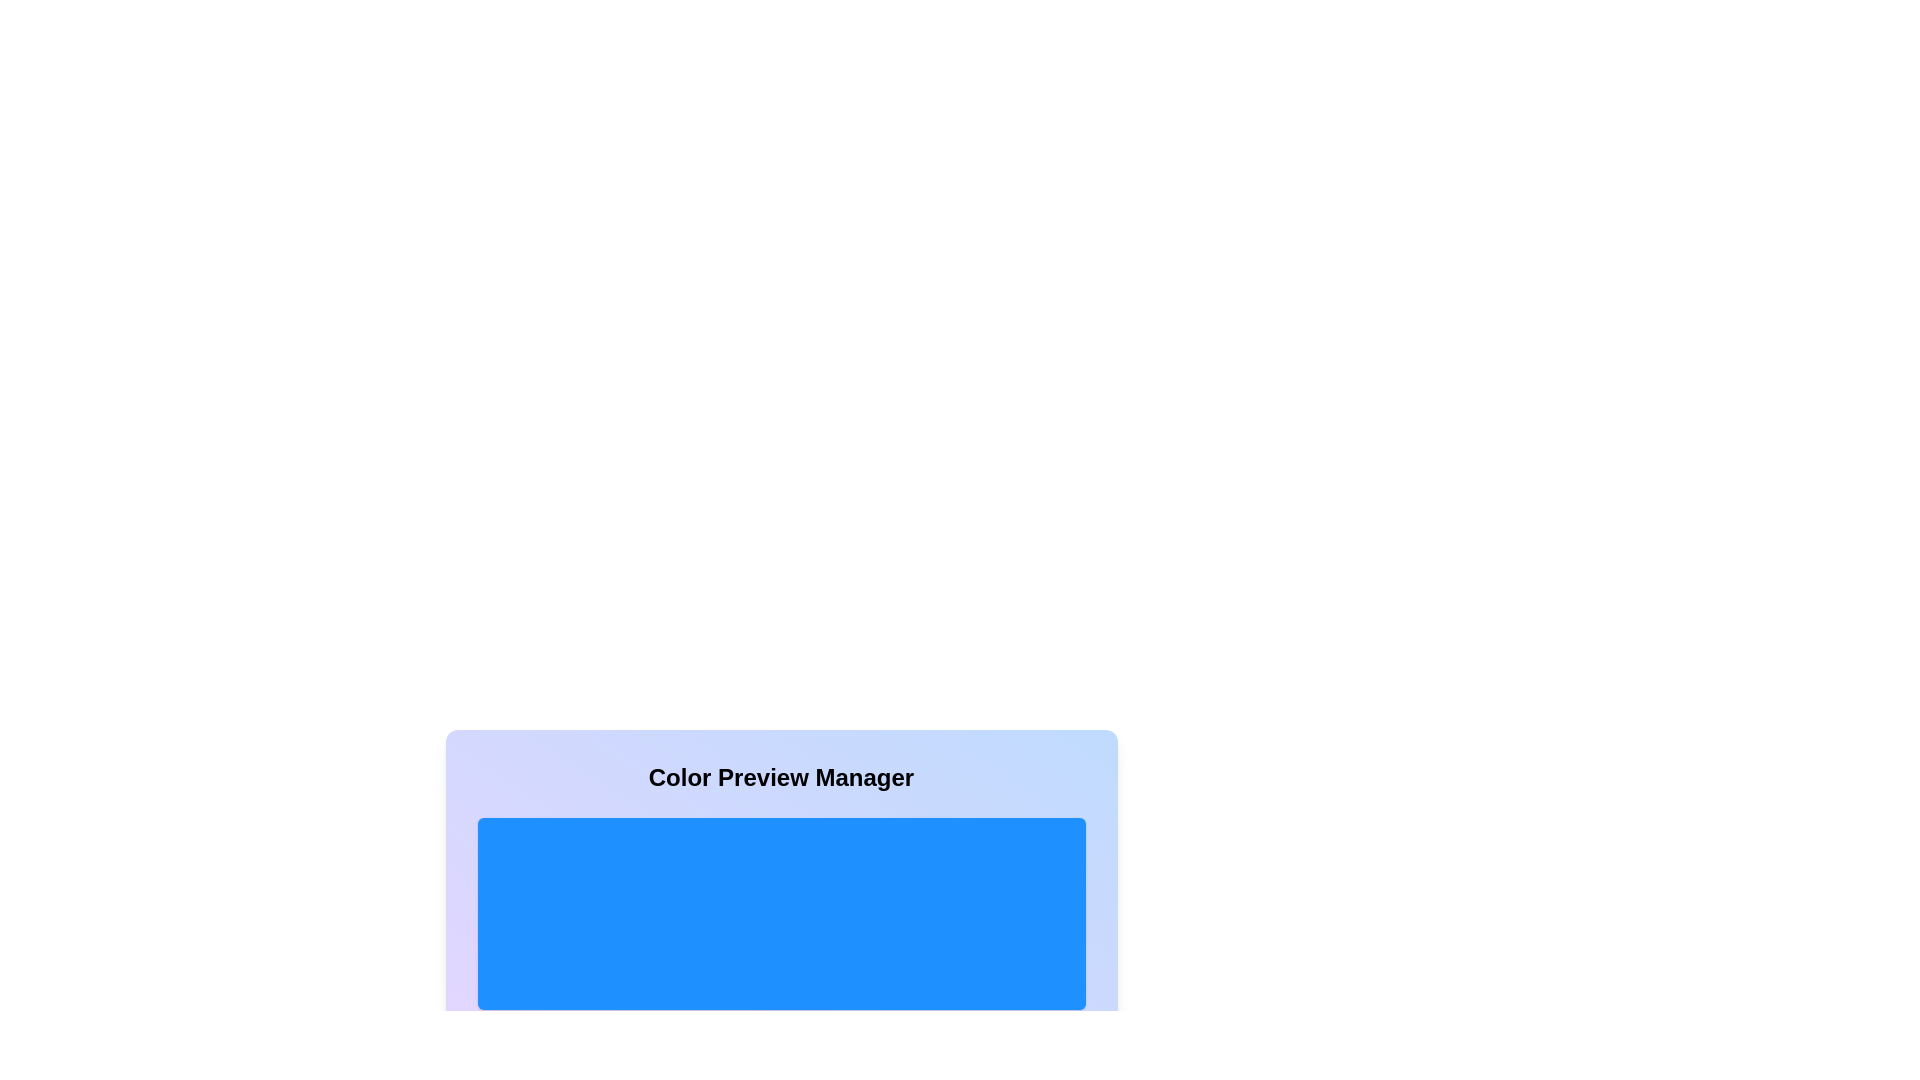  I want to click on the header text element that indicates the purpose of managing color previews, which is centrally aligned above a large blue rectangular visual element, so click(780, 777).